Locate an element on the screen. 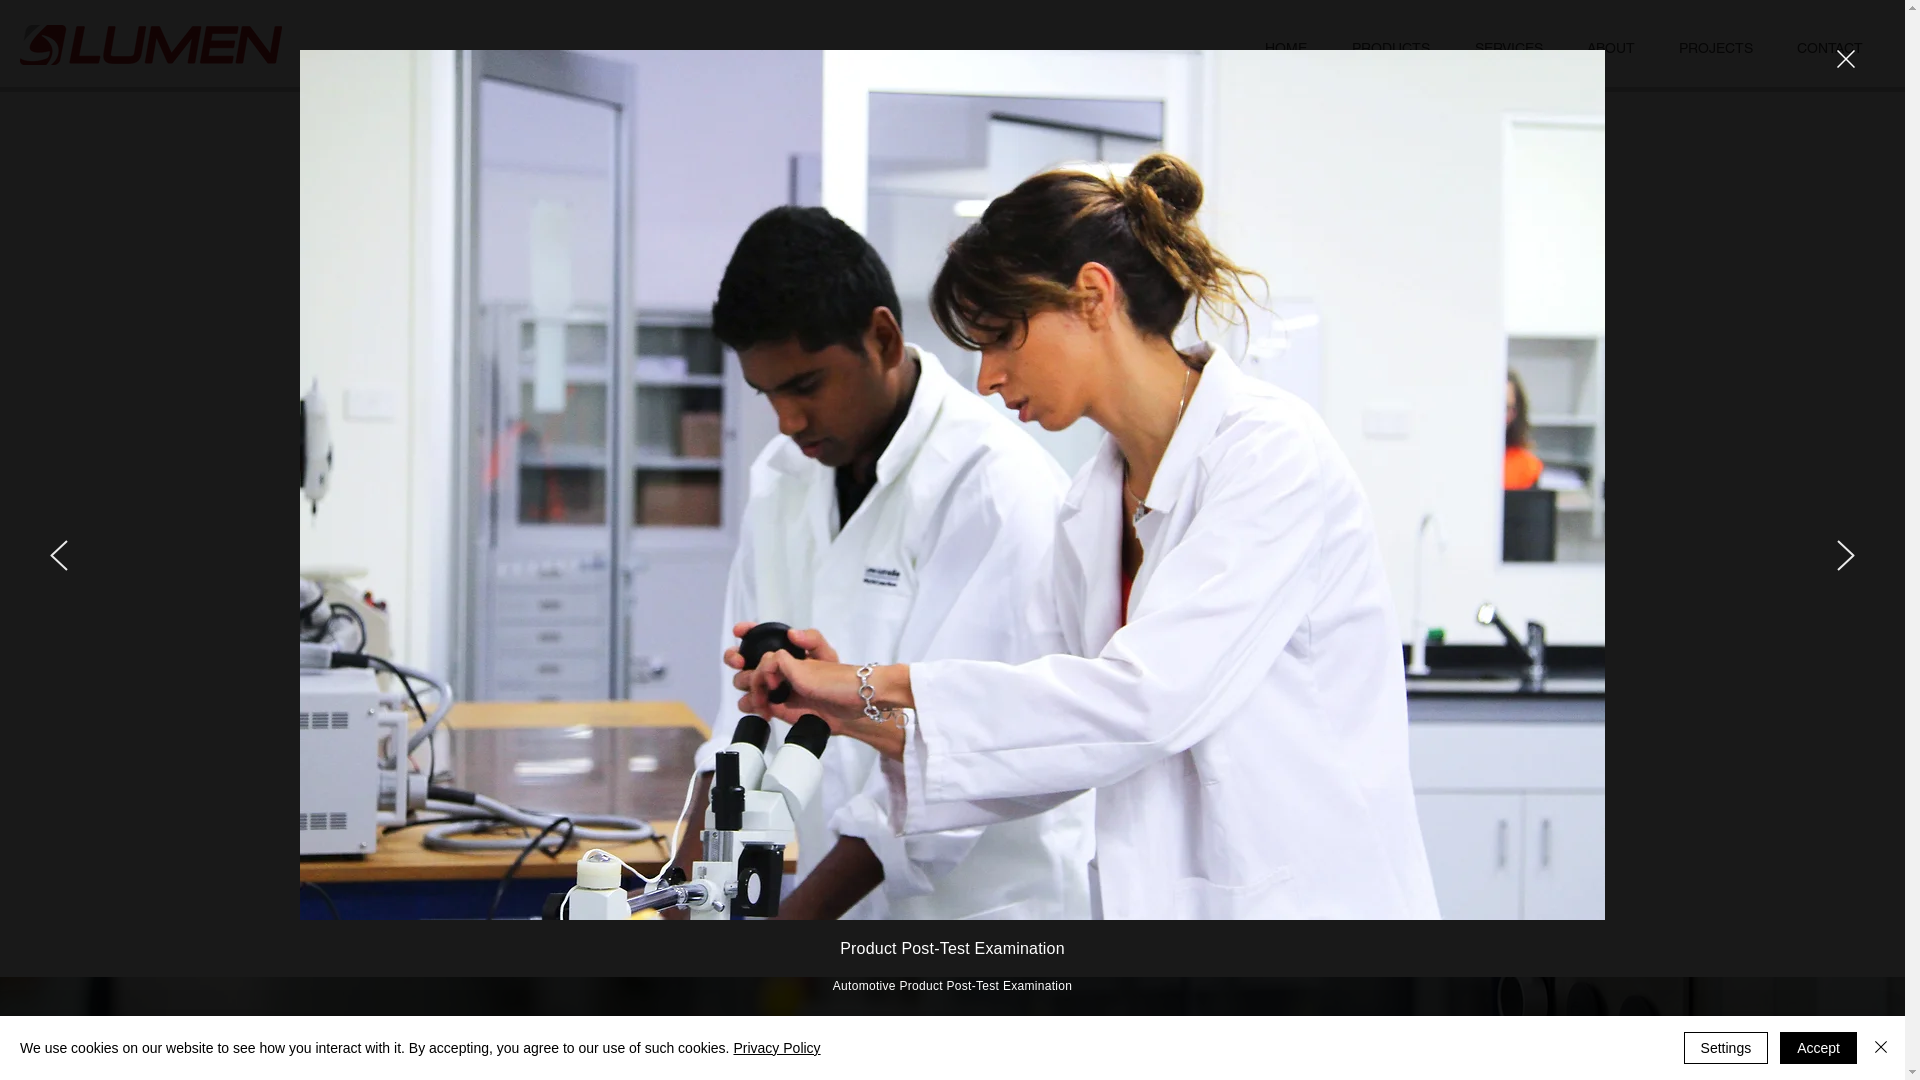 The height and width of the screenshot is (1080, 1920). 'PRODUCTS' is located at coordinates (1389, 47).